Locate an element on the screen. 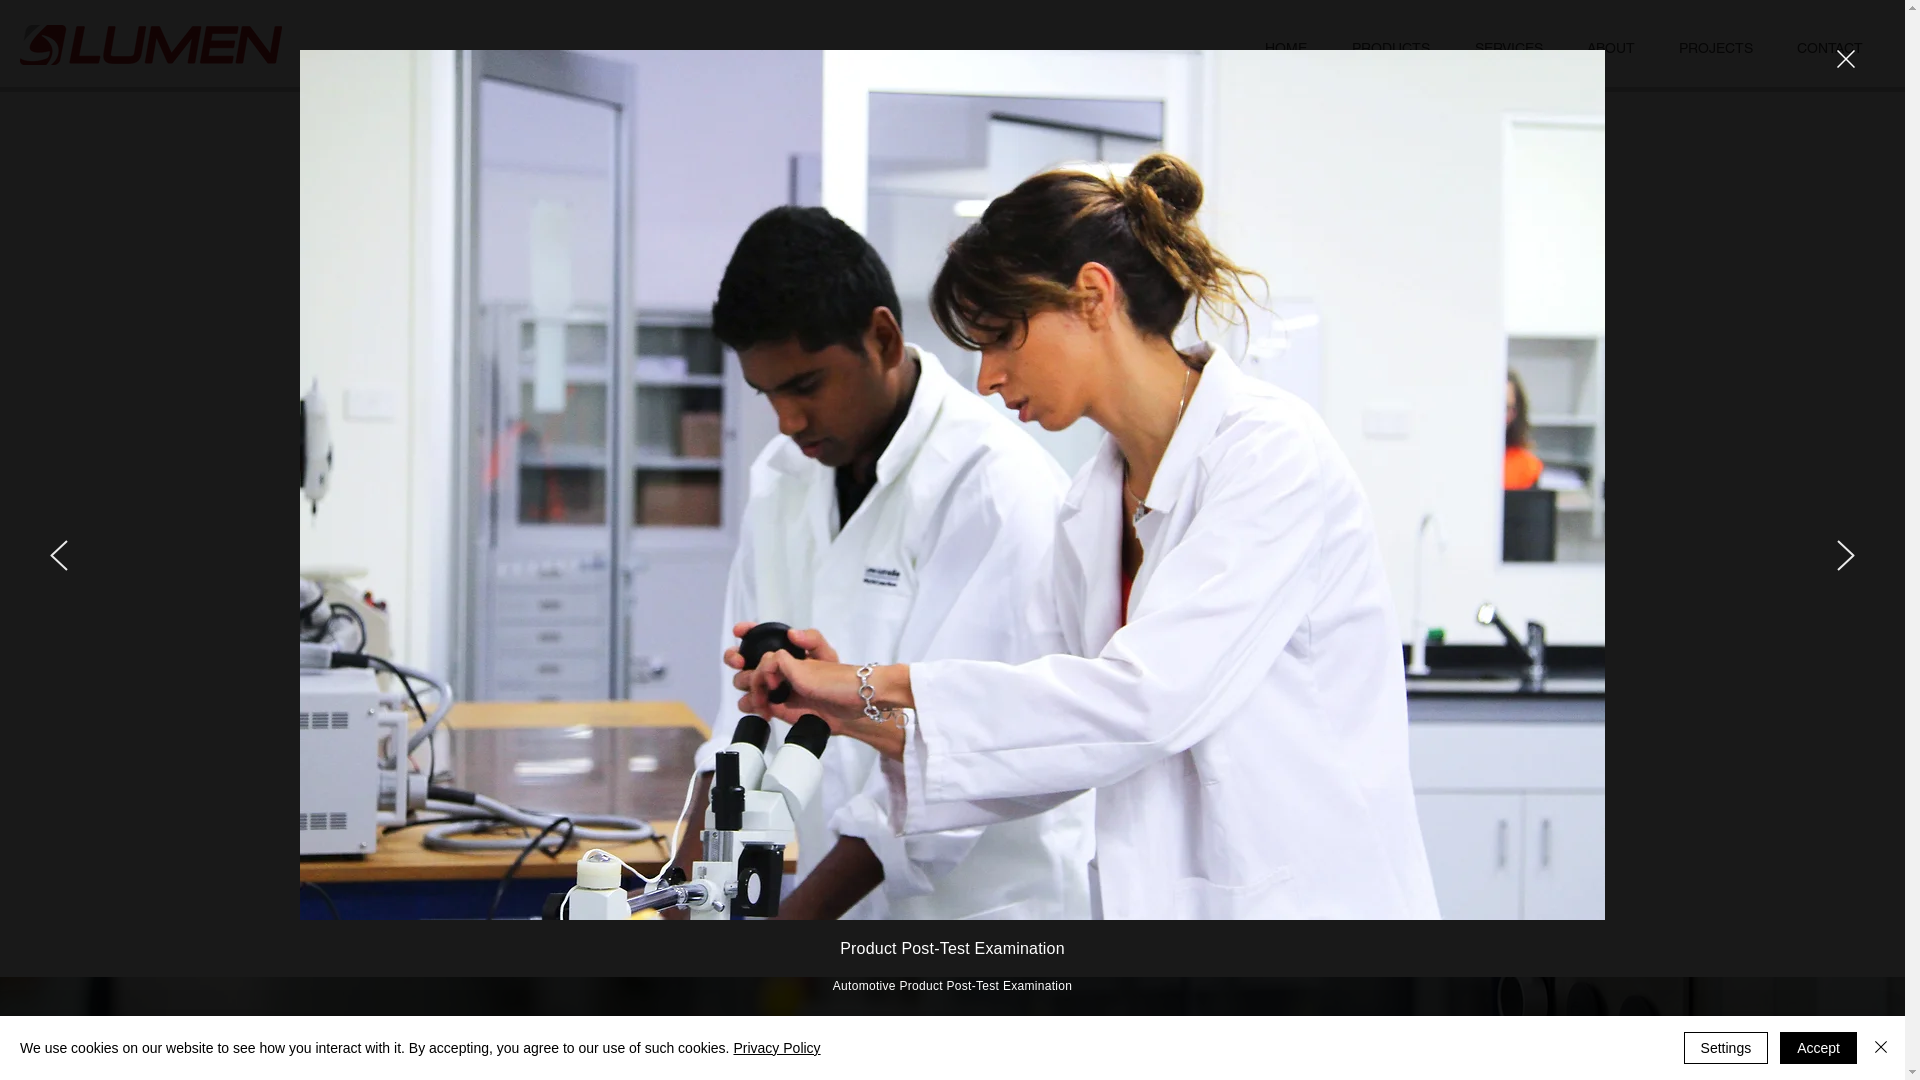 The height and width of the screenshot is (1080, 1920). 'PRODUCTS' is located at coordinates (1389, 47).